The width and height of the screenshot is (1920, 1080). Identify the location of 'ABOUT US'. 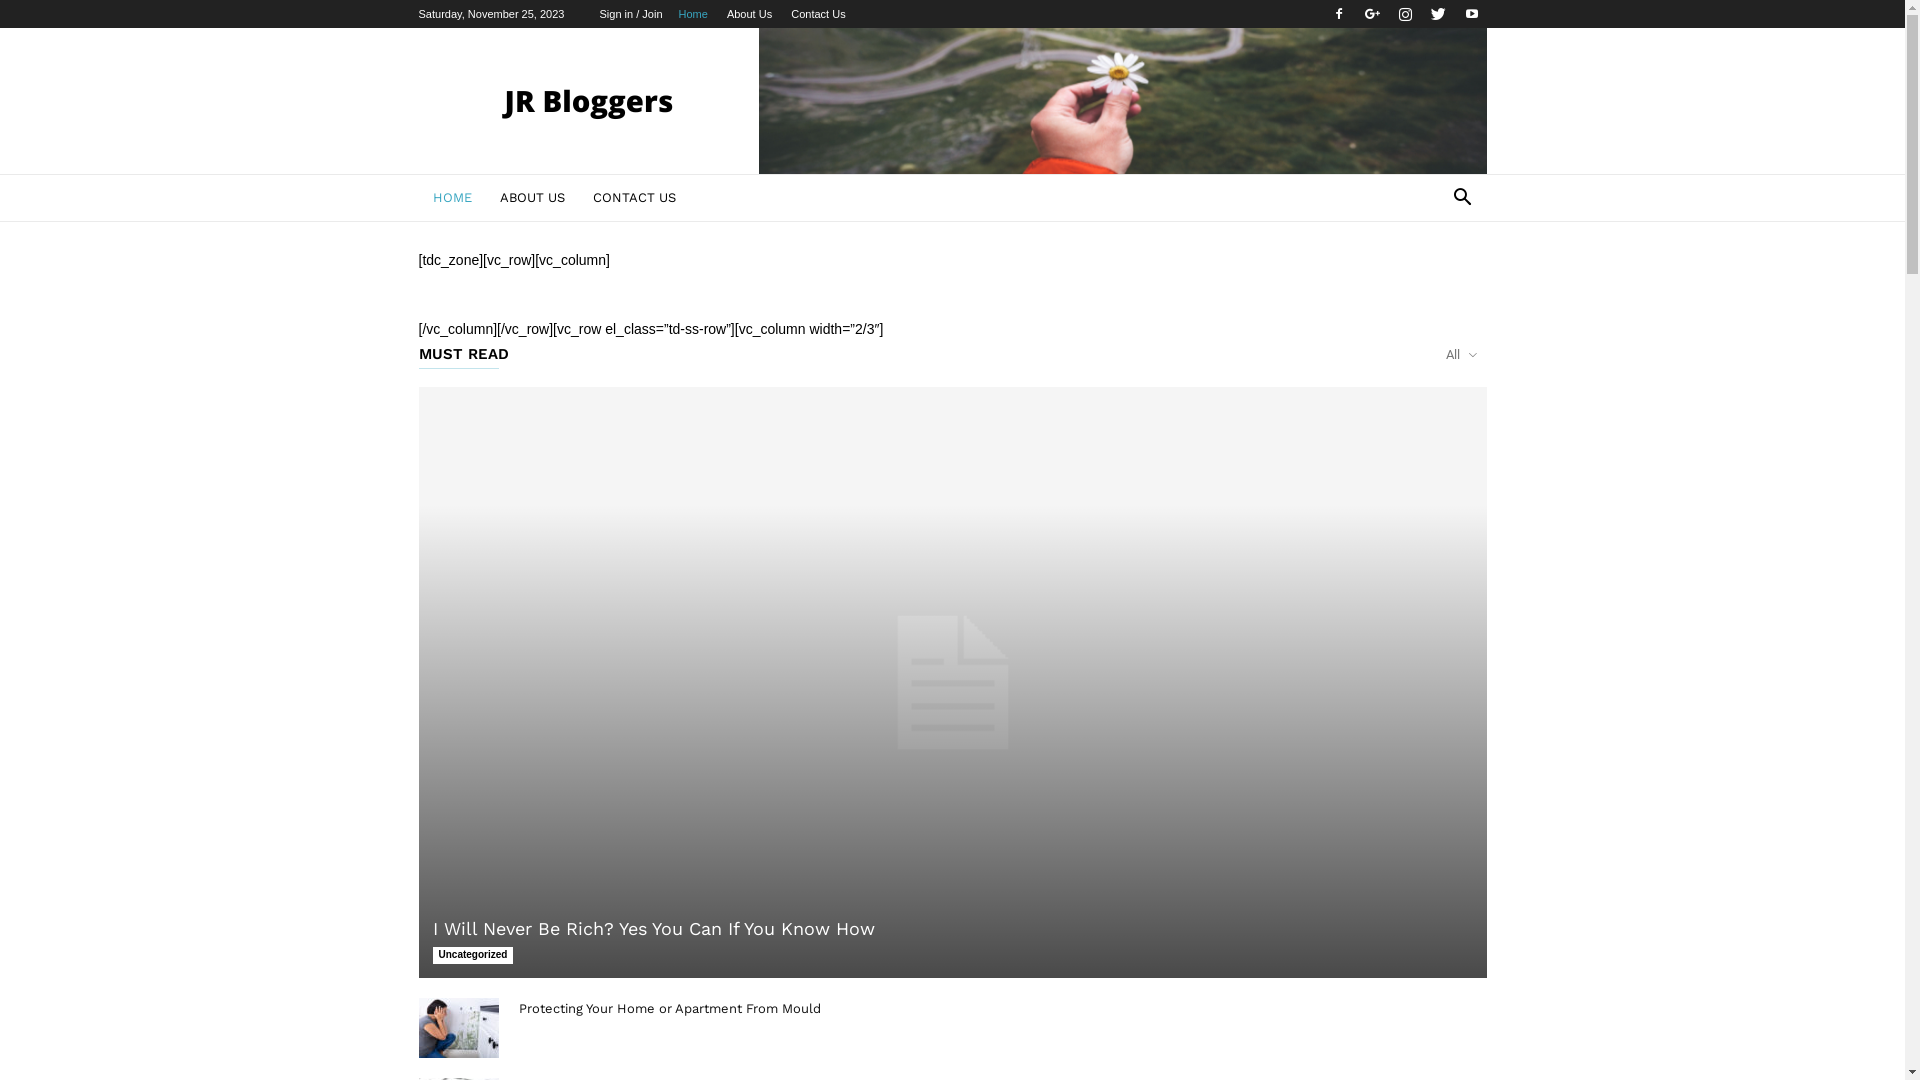
(532, 197).